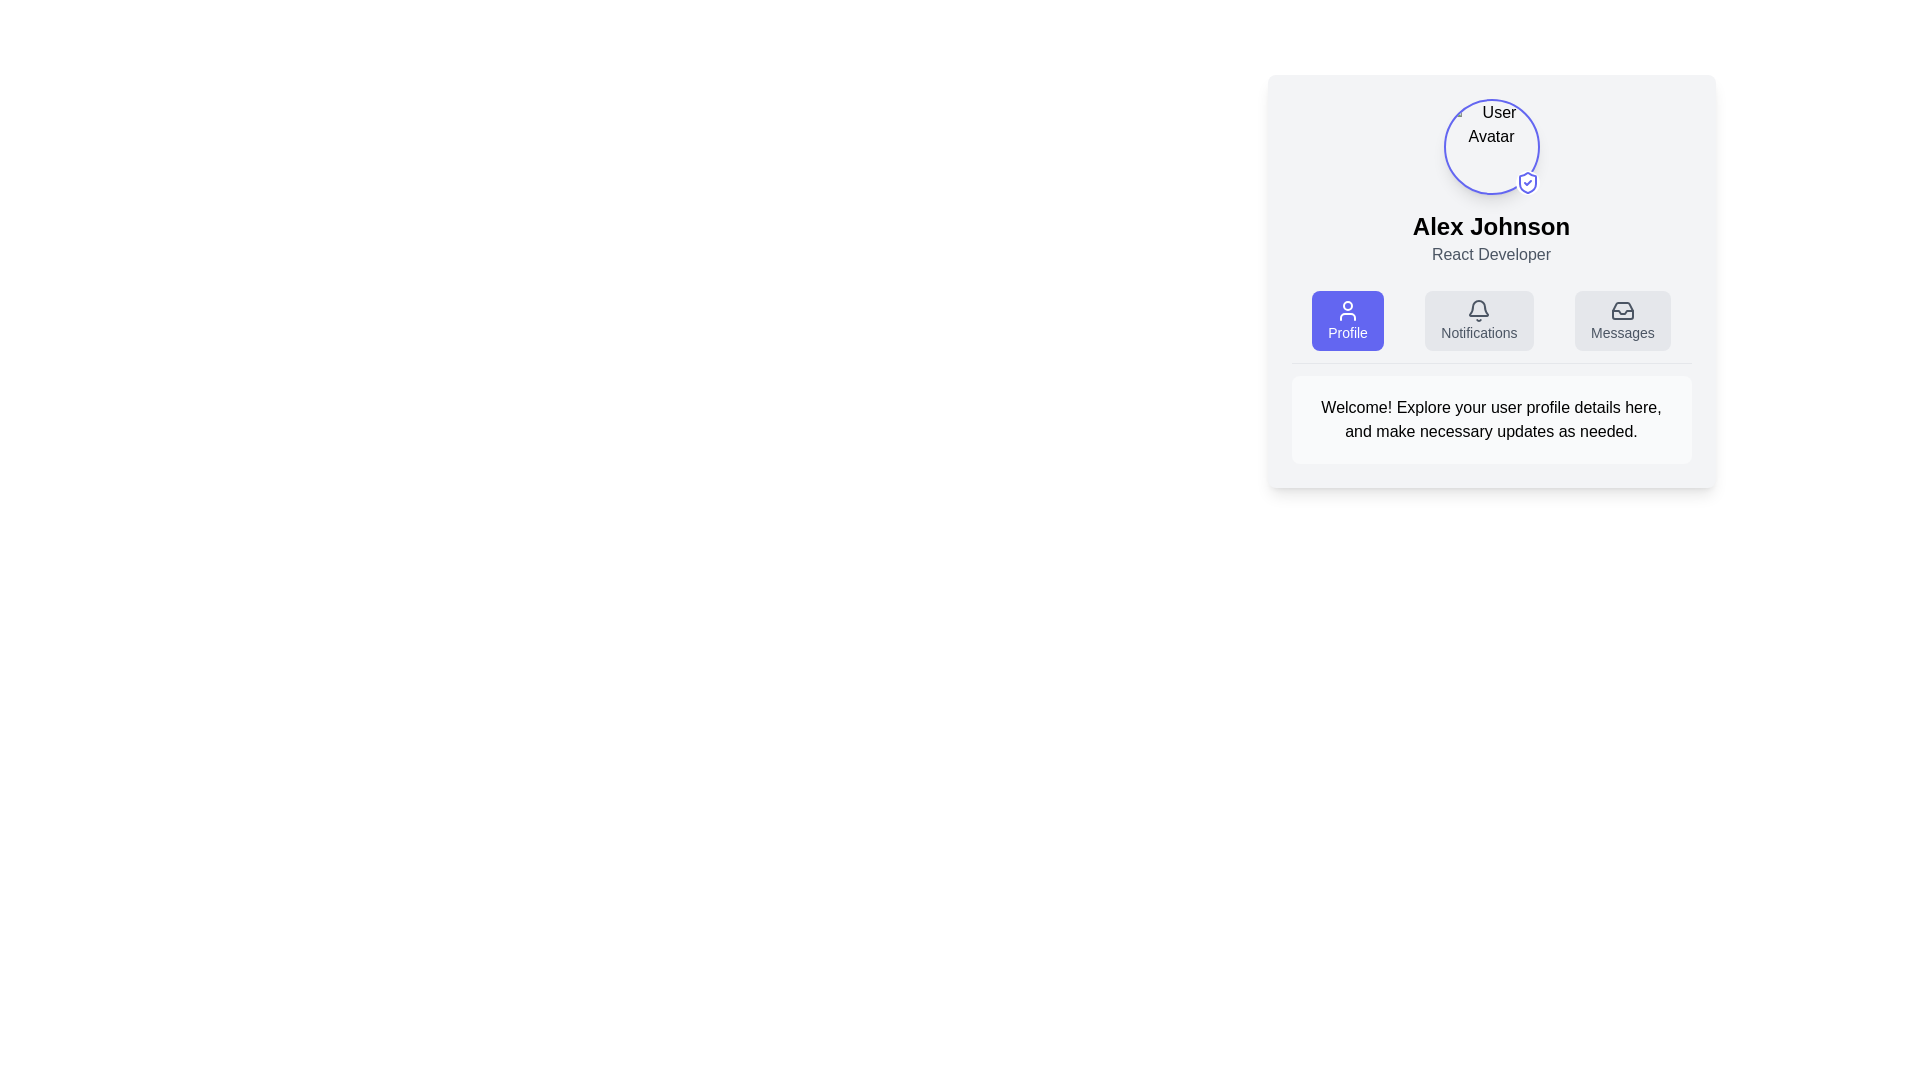  I want to click on the 'Messages' button, which is the third button in a horizontal group of 'Profile', 'Notifications', and 'Messages', located in the bottom section of the user card interface, so click(1622, 319).